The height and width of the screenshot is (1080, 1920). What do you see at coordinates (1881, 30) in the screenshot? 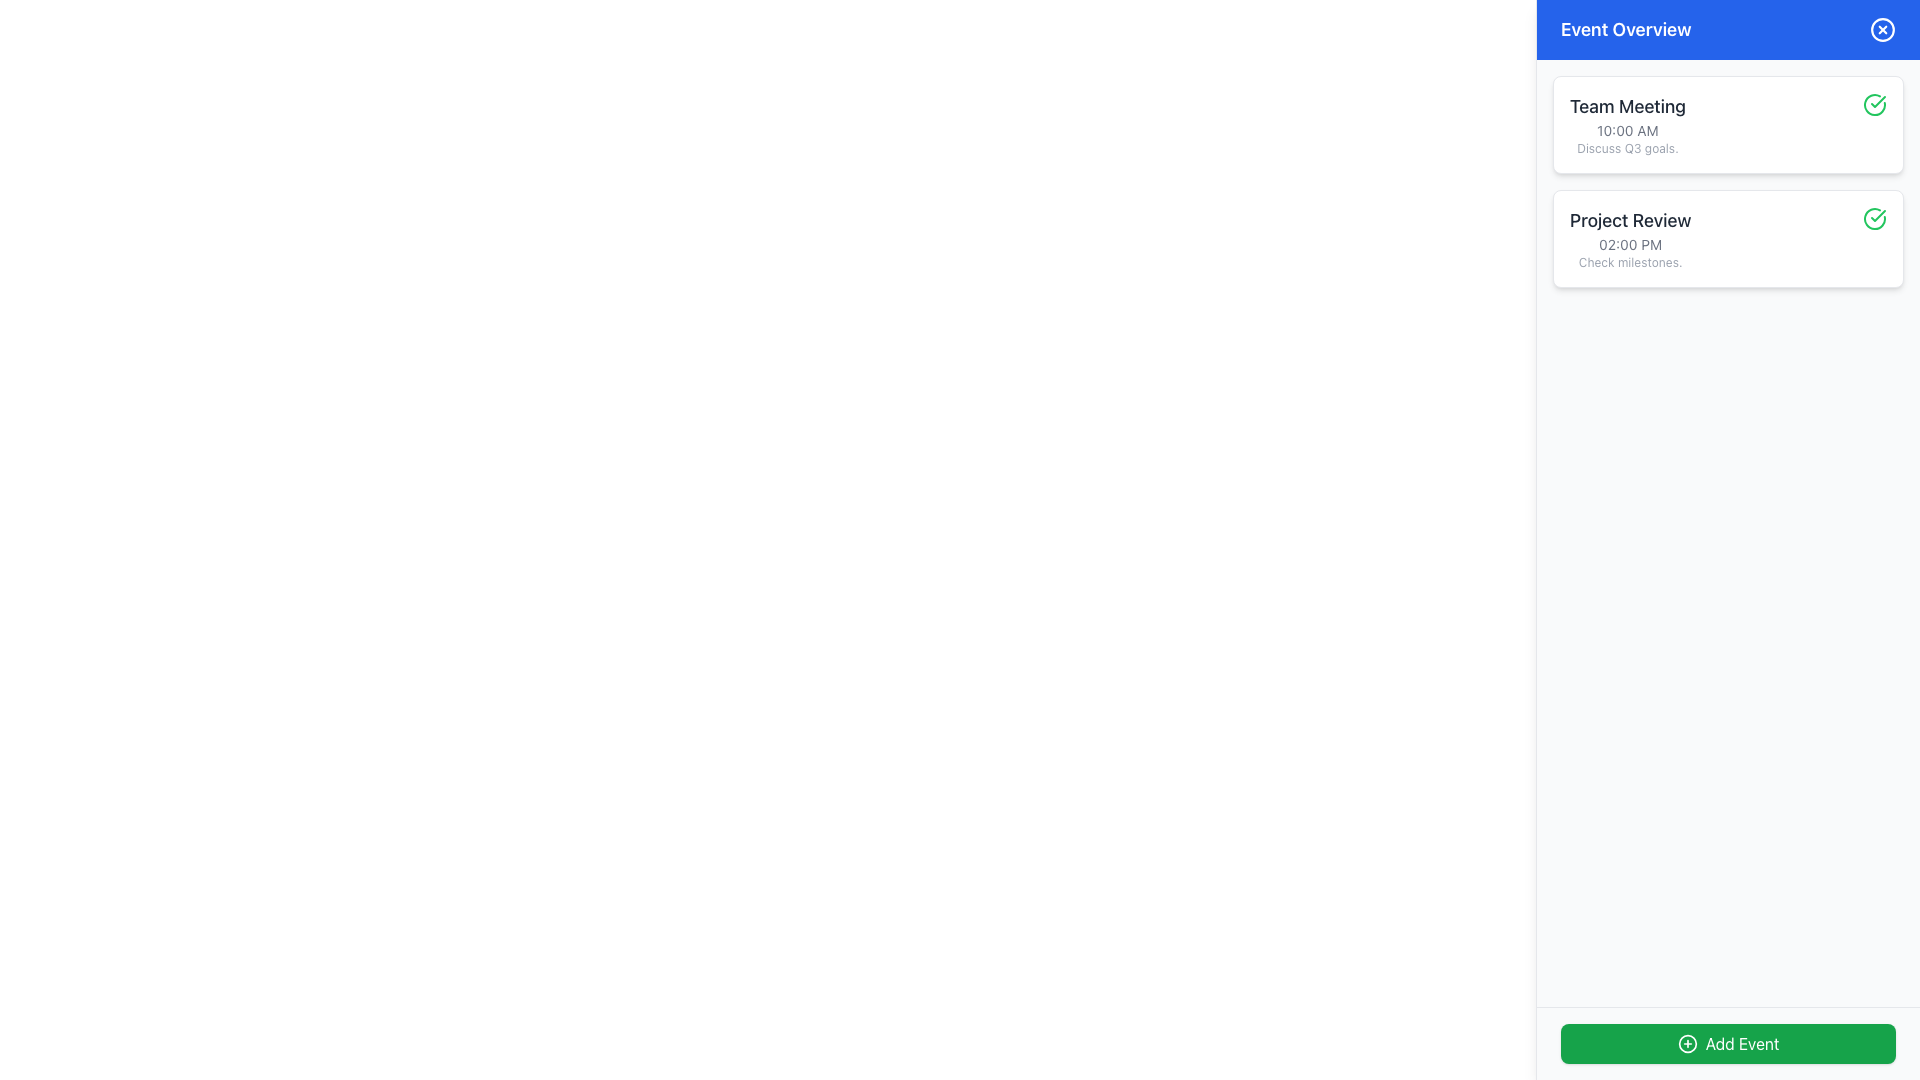
I see `the circular icon with a blue background and an 'X' symbol in the top-right corner of the 'Event Overview' section` at bounding box center [1881, 30].